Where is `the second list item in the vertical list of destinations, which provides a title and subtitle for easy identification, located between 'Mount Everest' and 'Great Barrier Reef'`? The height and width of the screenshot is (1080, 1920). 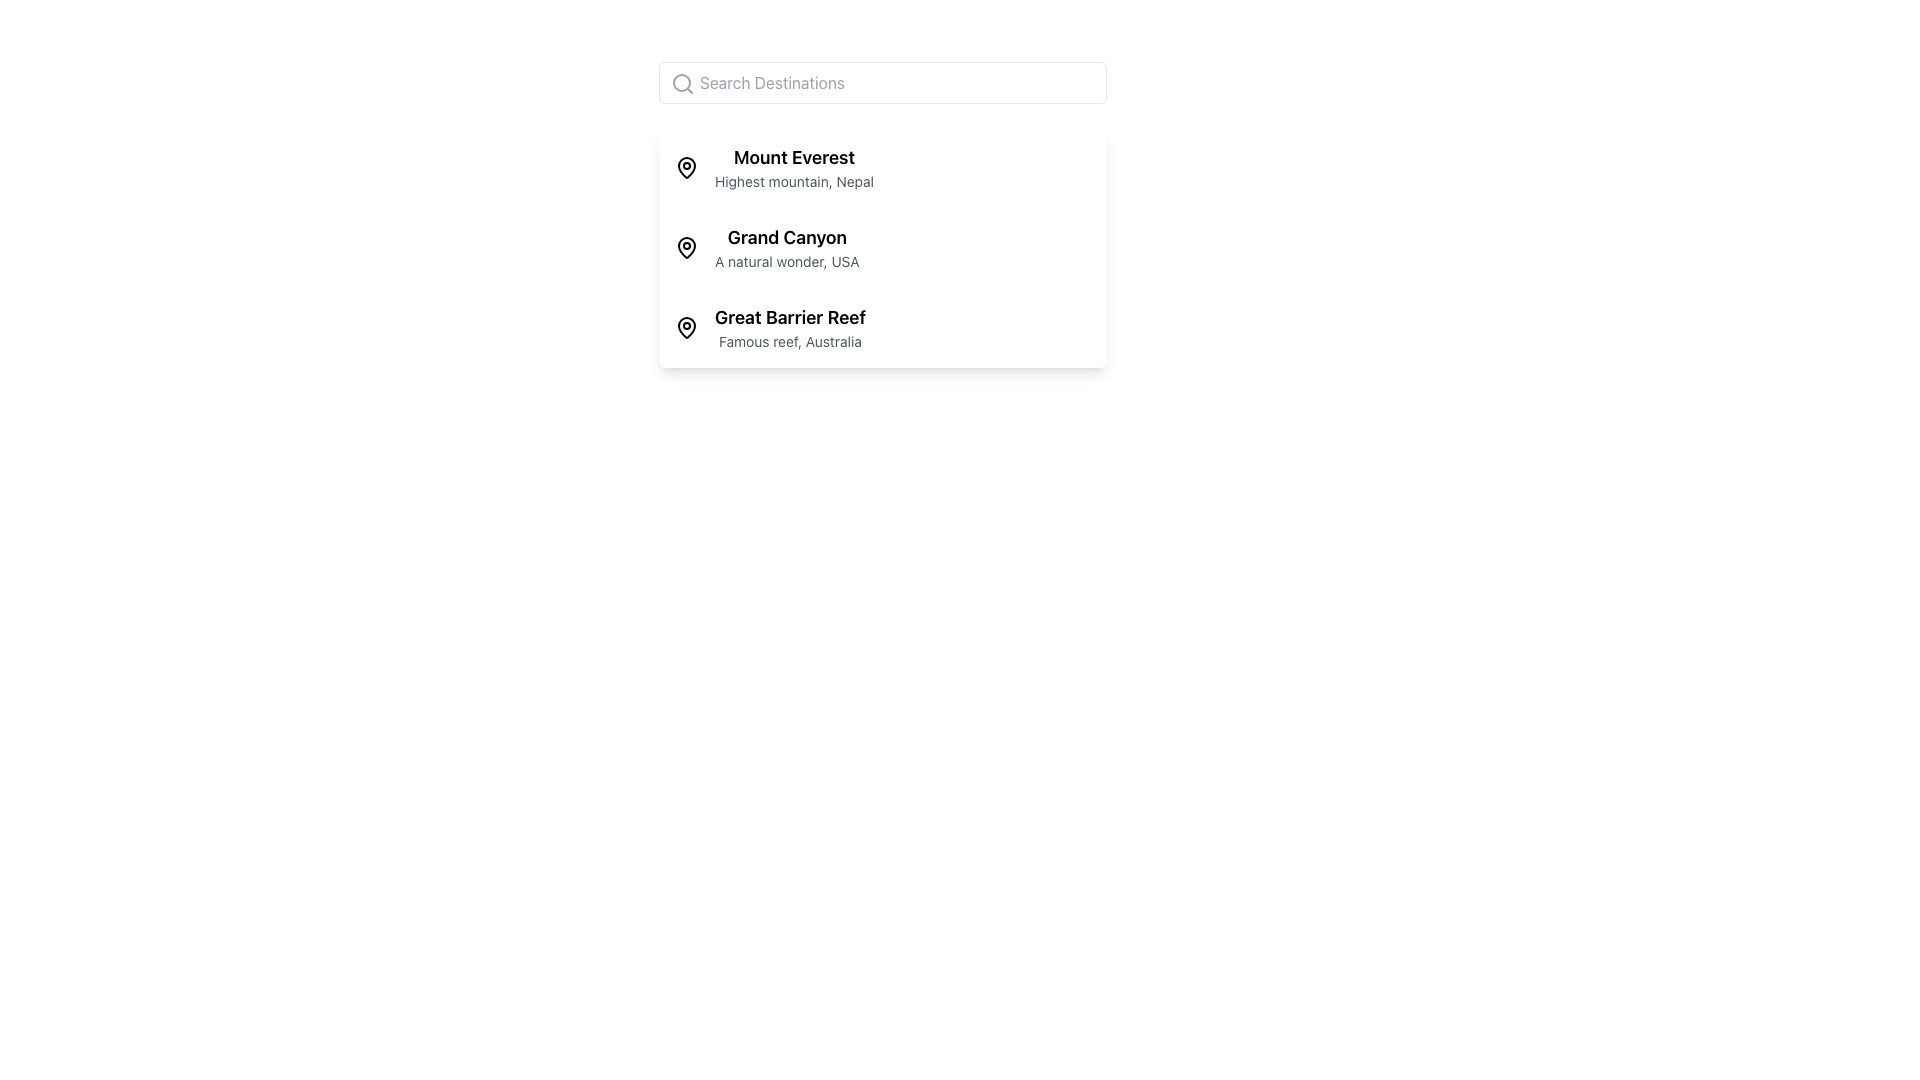 the second list item in the vertical list of destinations, which provides a title and subtitle for easy identification, located between 'Mount Everest' and 'Great Barrier Reef' is located at coordinates (786, 246).